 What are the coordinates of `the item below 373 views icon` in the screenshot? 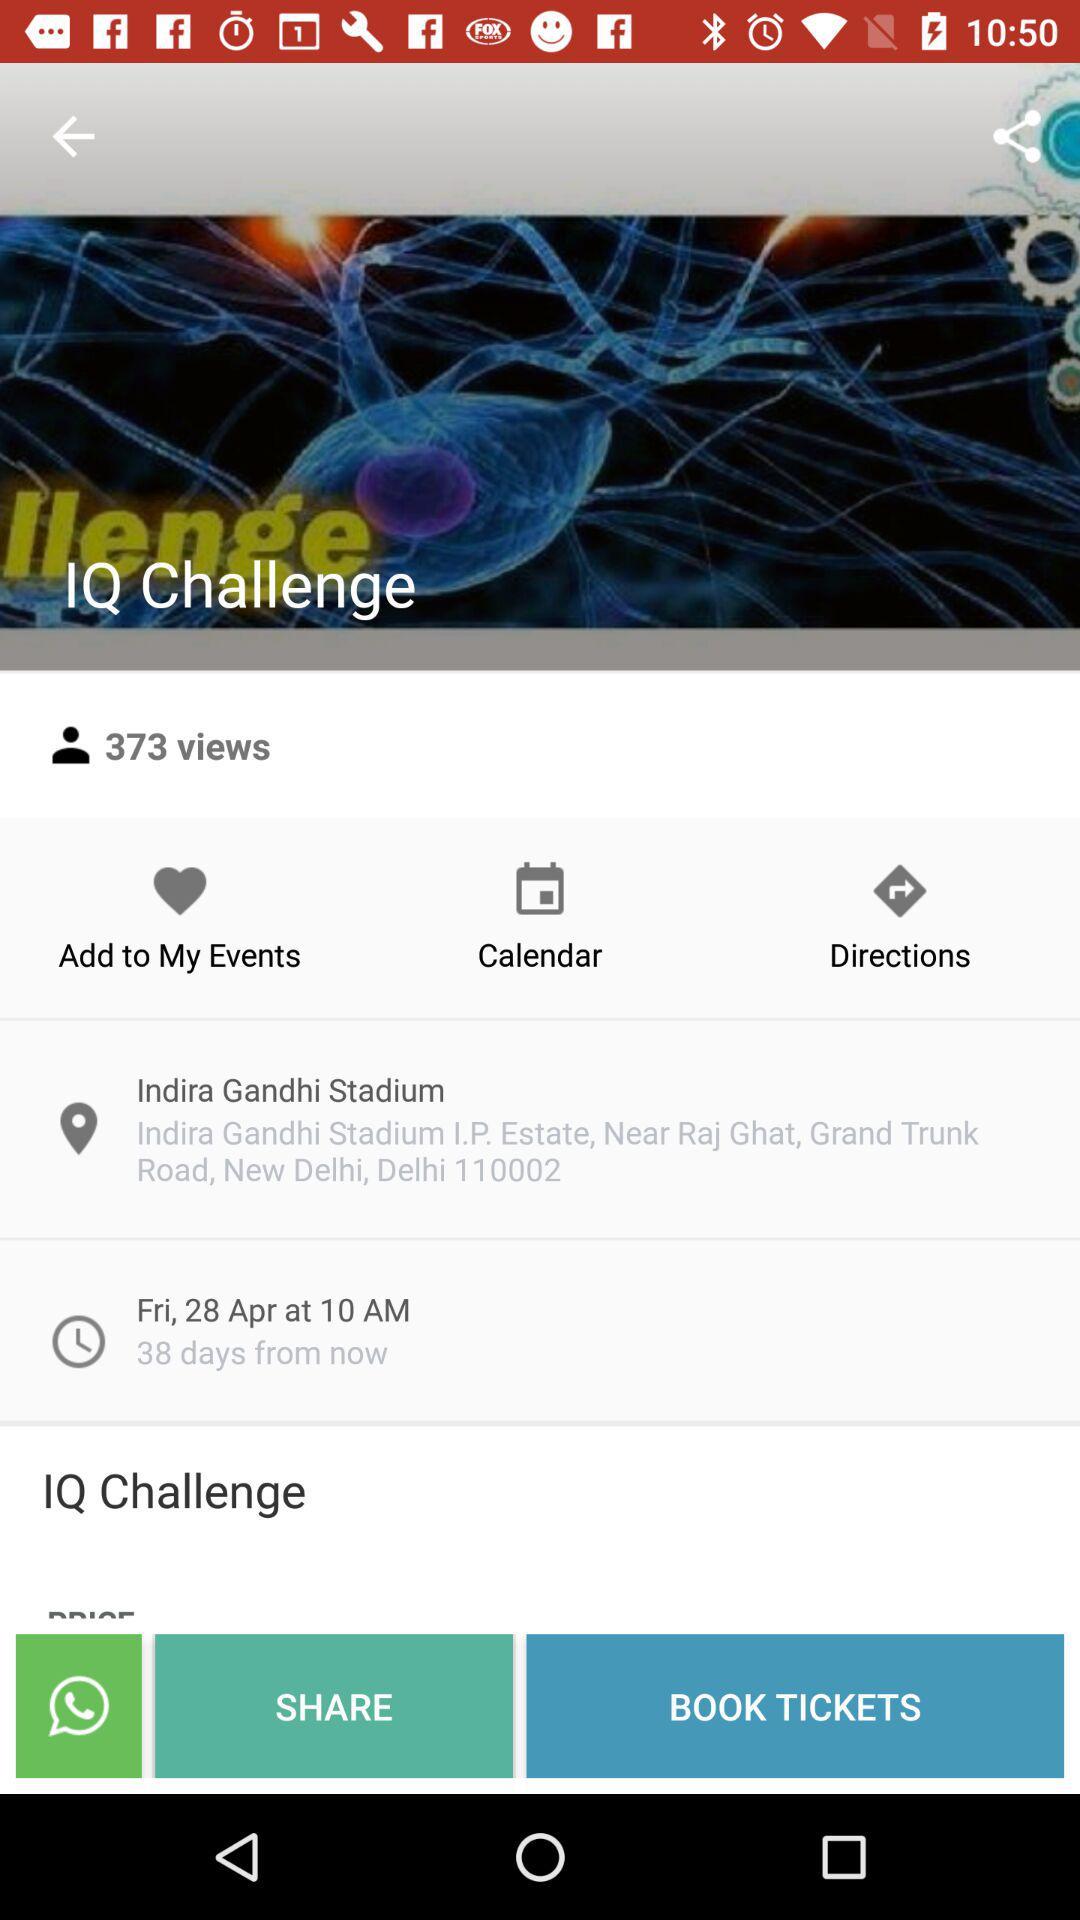 It's located at (180, 916).